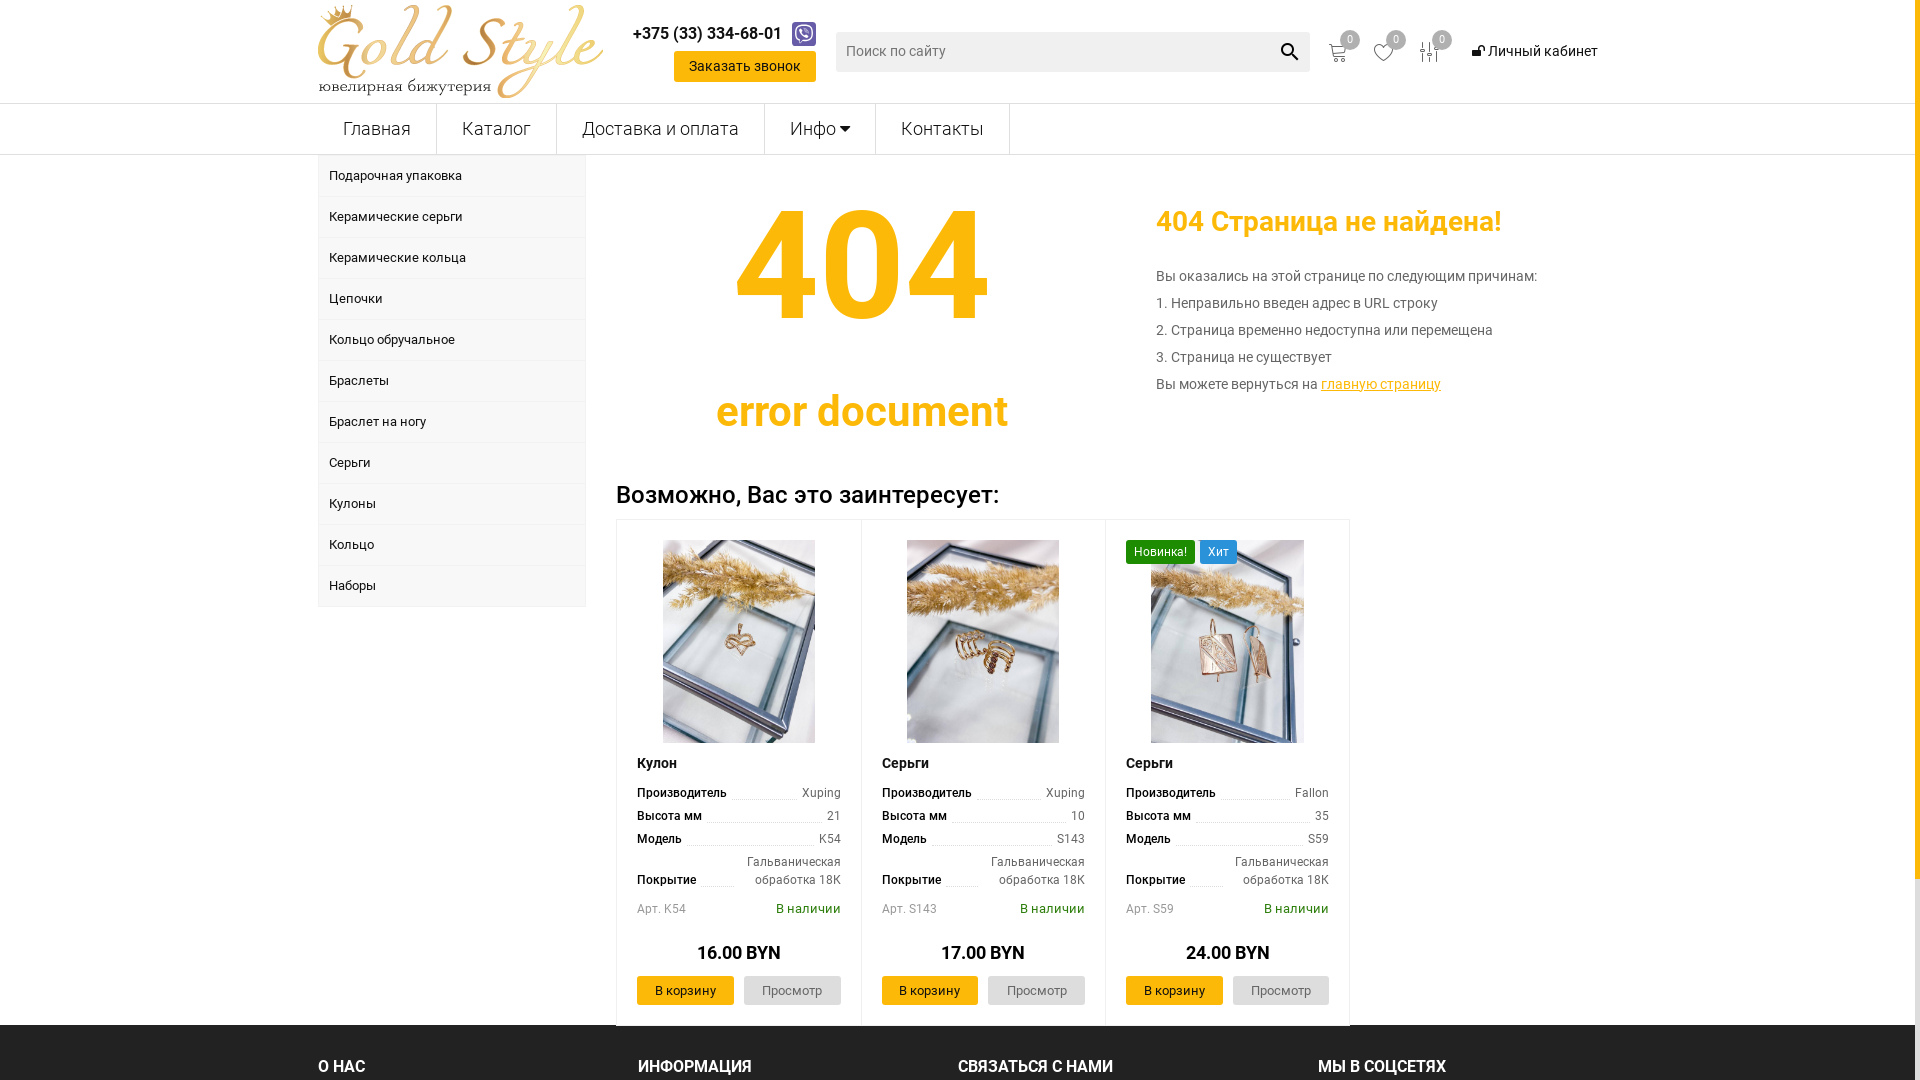 This screenshot has width=1920, height=1080. I want to click on '0', so click(1382, 50).